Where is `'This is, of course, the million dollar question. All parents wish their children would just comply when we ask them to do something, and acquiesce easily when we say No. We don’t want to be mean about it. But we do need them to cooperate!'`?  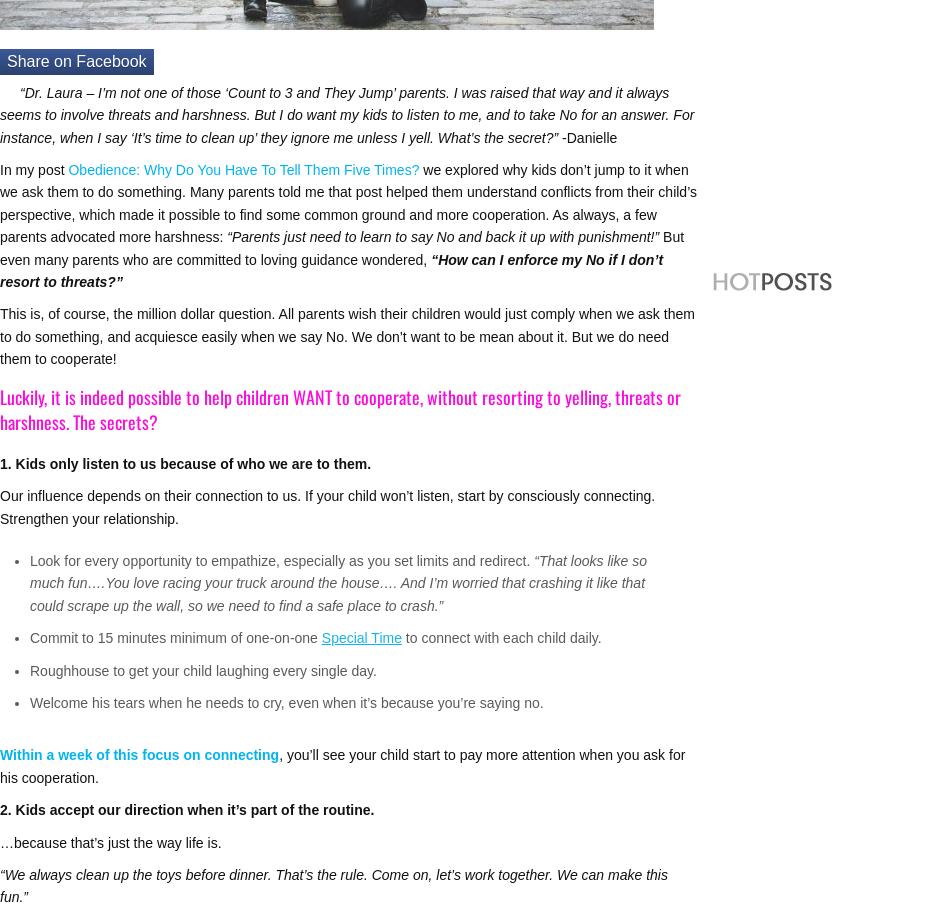
'This is, of course, the million dollar question. All parents wish their children would just comply when we ask them to do something, and acquiesce easily when we say No. We don’t want to be mean about it. But we do need them to cooperate!' is located at coordinates (346, 335).